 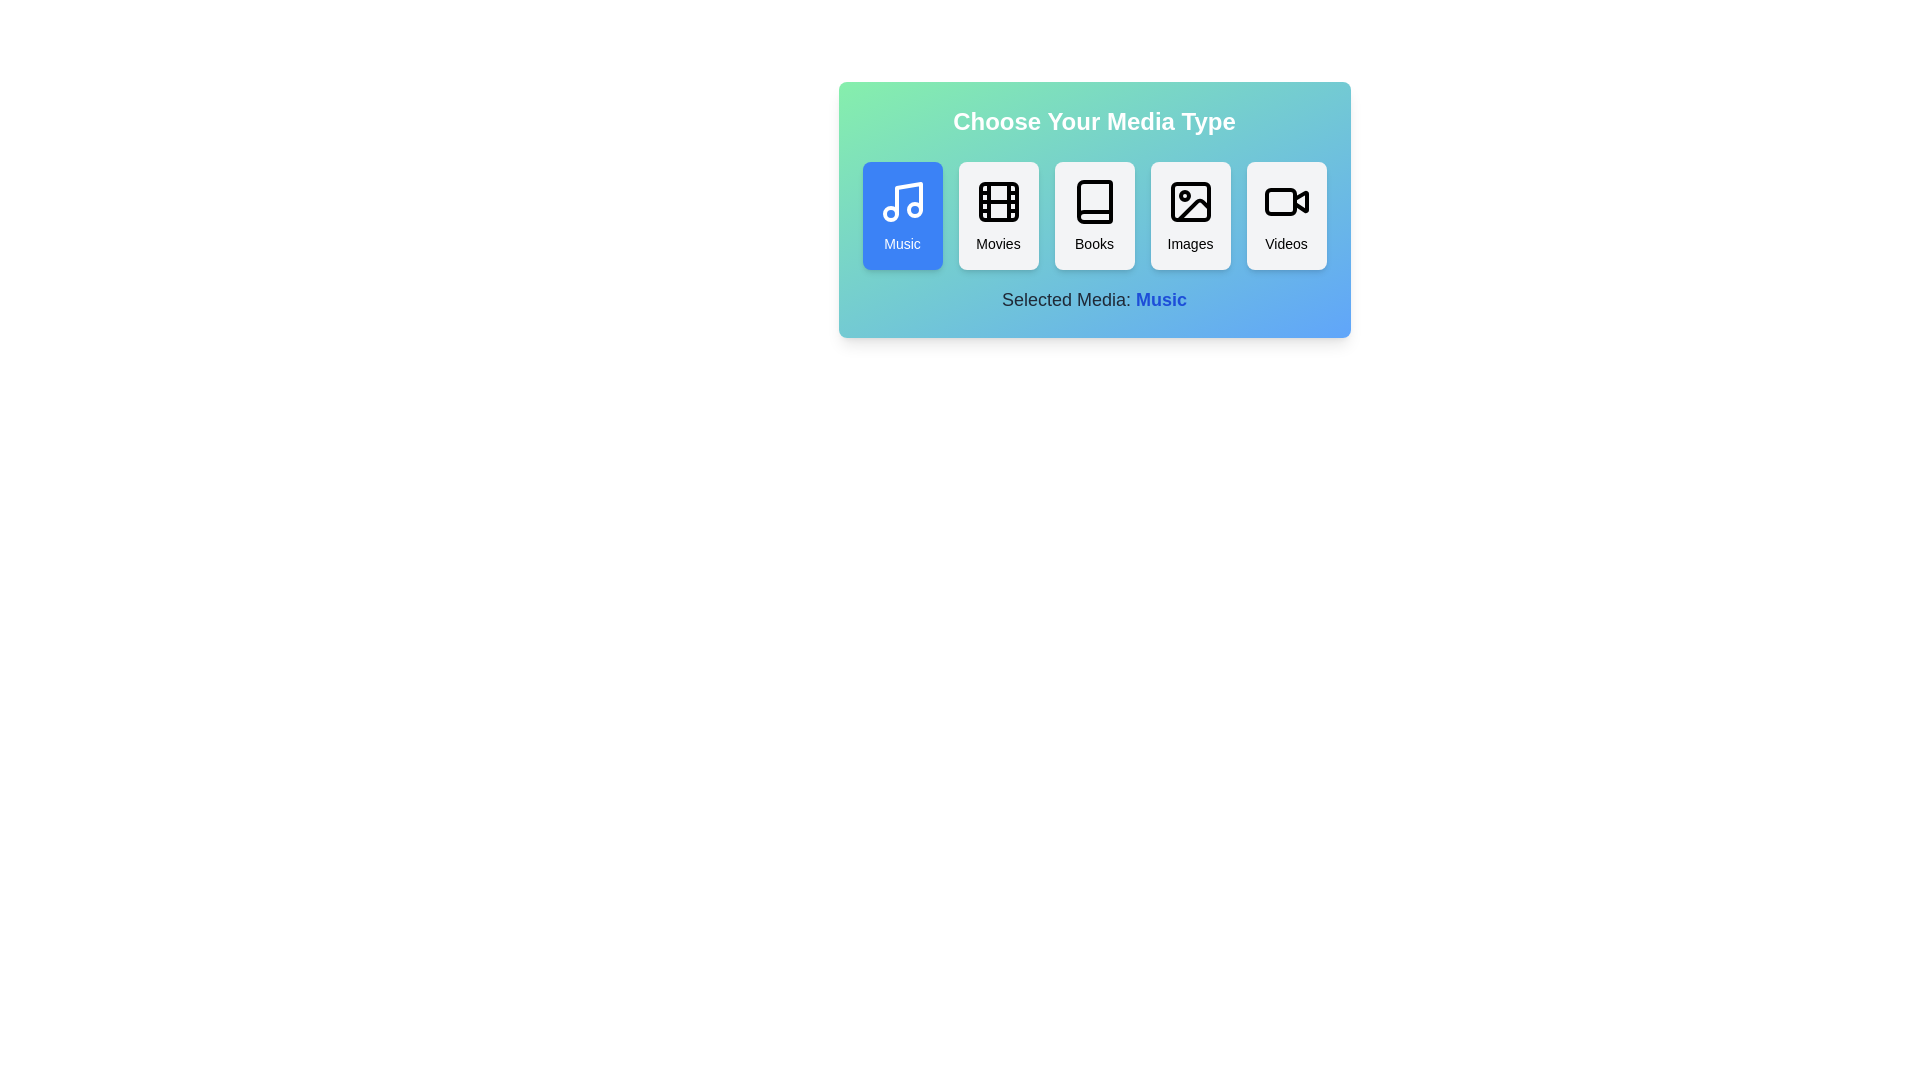 I want to click on the button corresponding to the media type Music, so click(x=901, y=216).